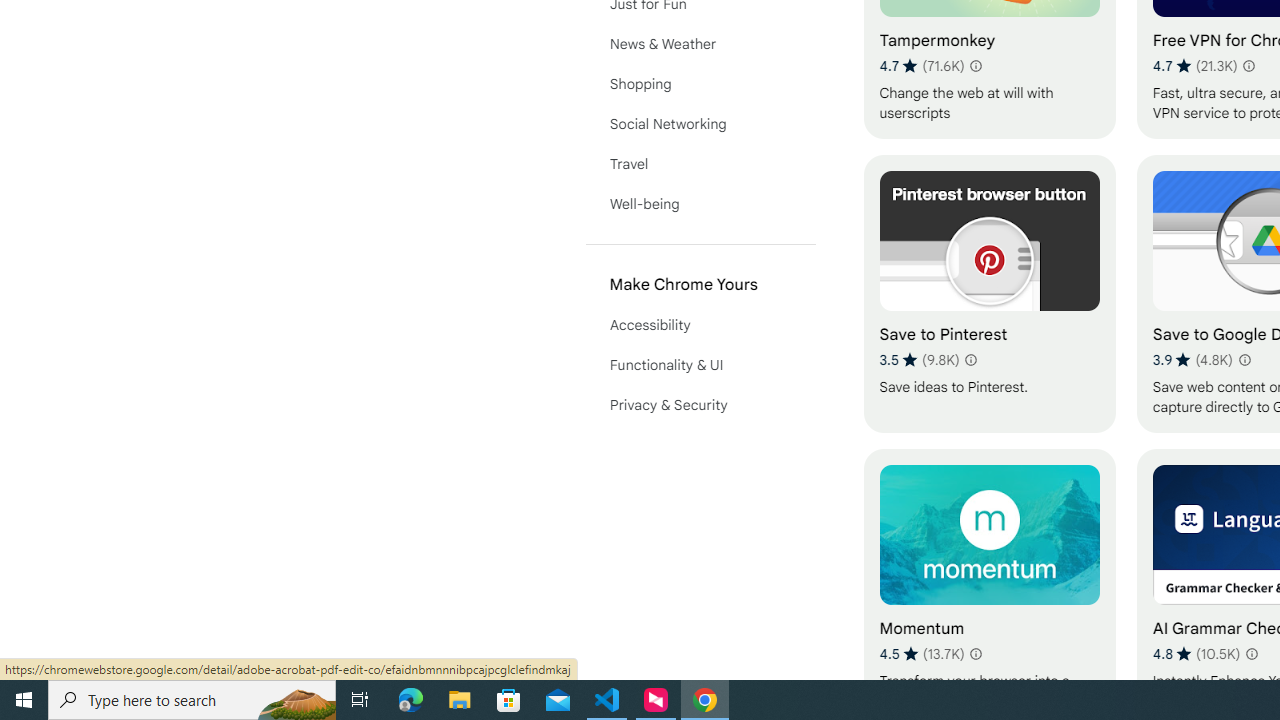 This screenshot has height=720, width=1280. I want to click on 'Average rating 4.5 out of 5 stars. 13.7K ratings.', so click(921, 653).